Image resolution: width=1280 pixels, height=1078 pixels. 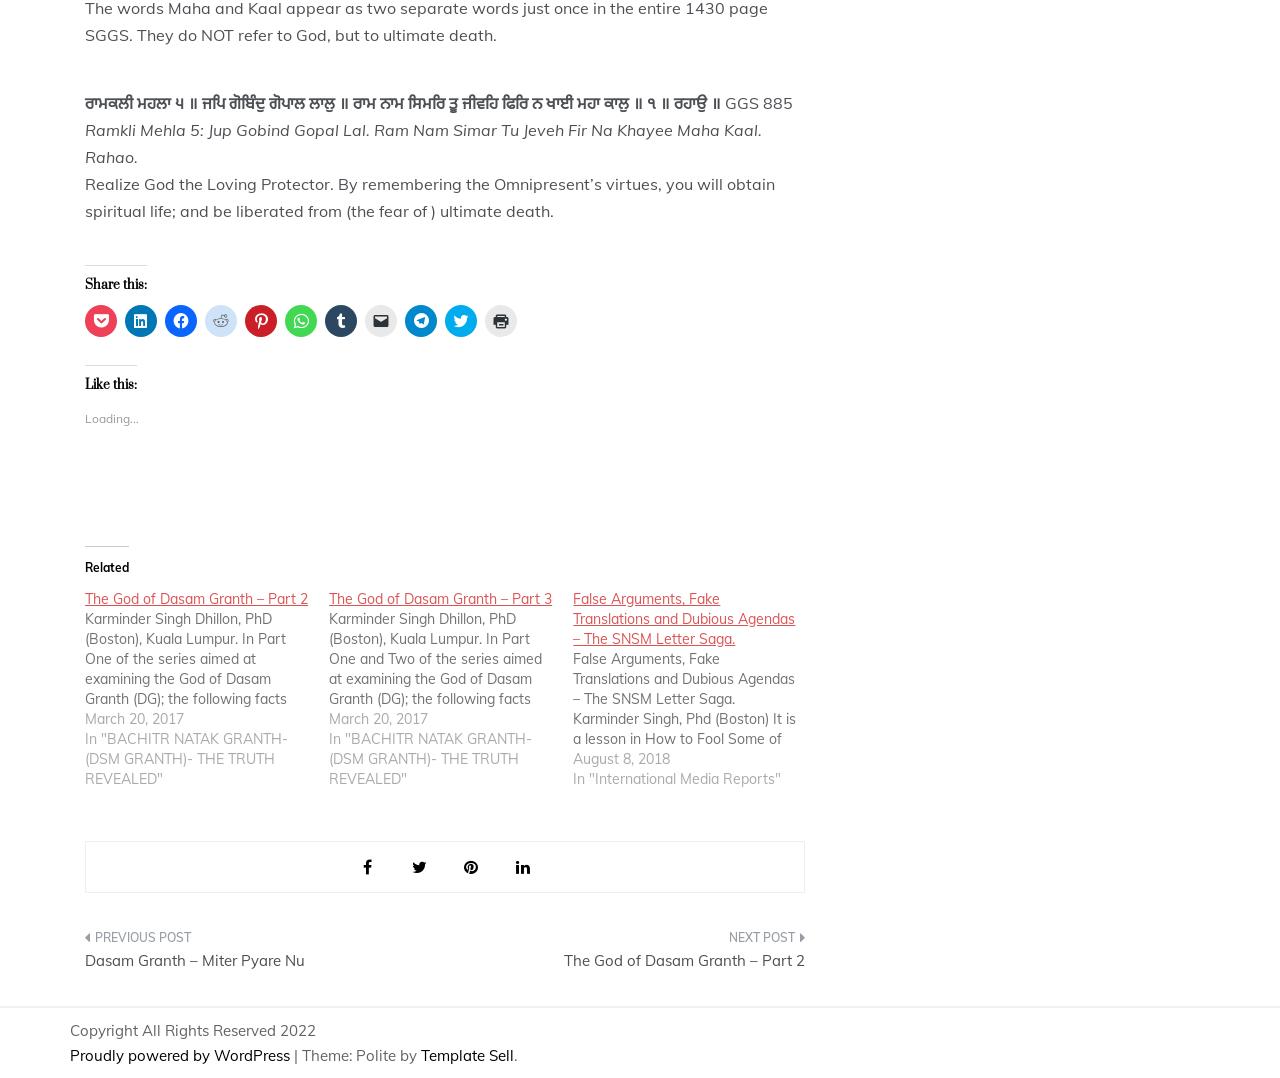 I want to click on 'Share this:', so click(x=114, y=285).